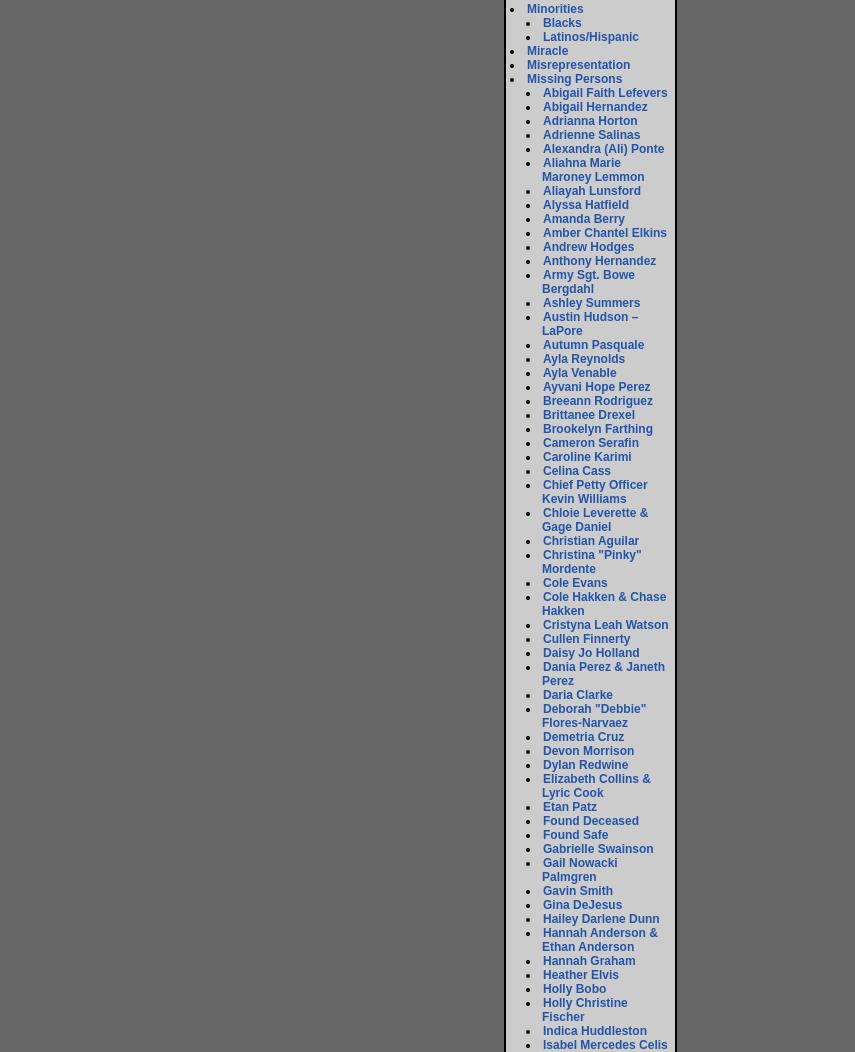 This screenshot has height=1052, width=855. Describe the element at coordinates (578, 373) in the screenshot. I see `'Ayla Venable'` at that location.